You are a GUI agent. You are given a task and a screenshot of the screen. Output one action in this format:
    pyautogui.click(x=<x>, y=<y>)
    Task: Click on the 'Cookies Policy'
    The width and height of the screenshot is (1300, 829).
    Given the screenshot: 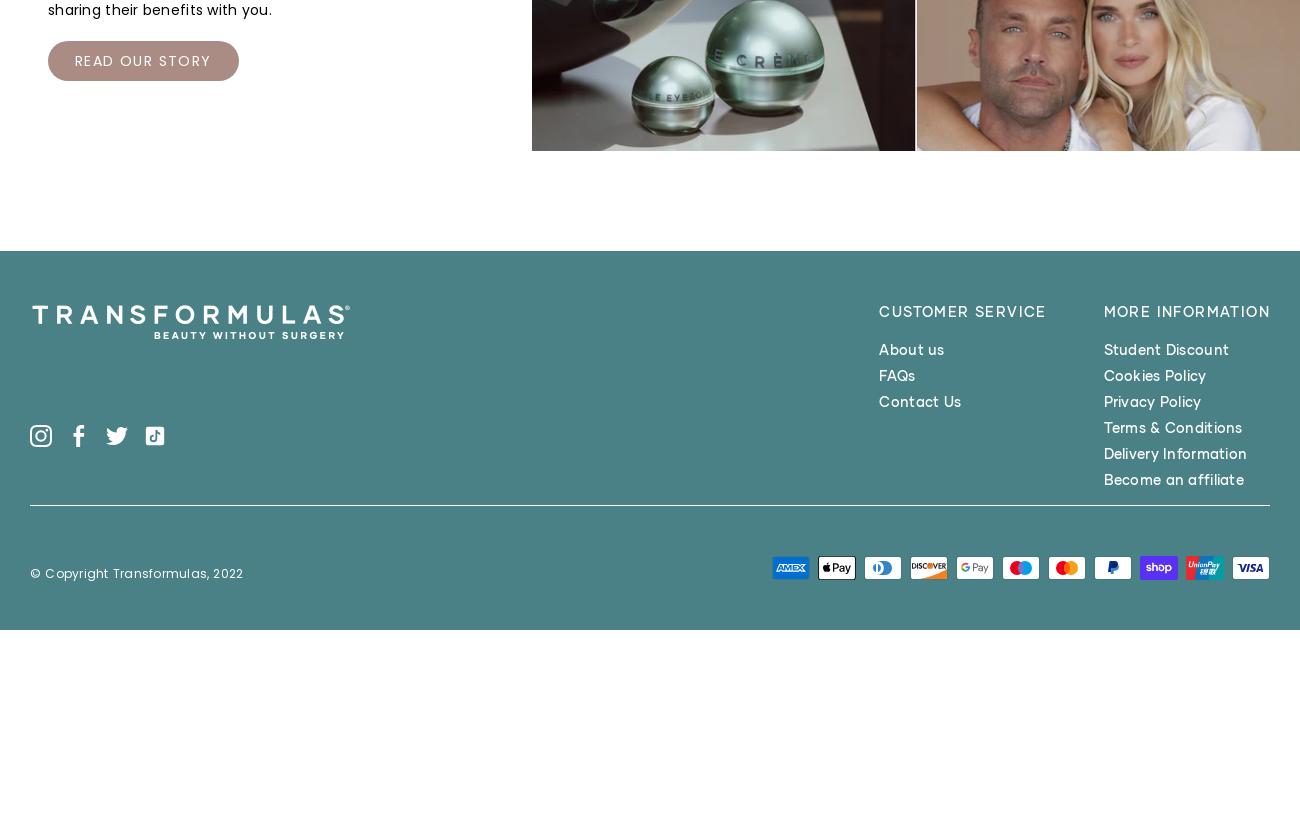 What is the action you would take?
    pyautogui.click(x=1154, y=373)
    